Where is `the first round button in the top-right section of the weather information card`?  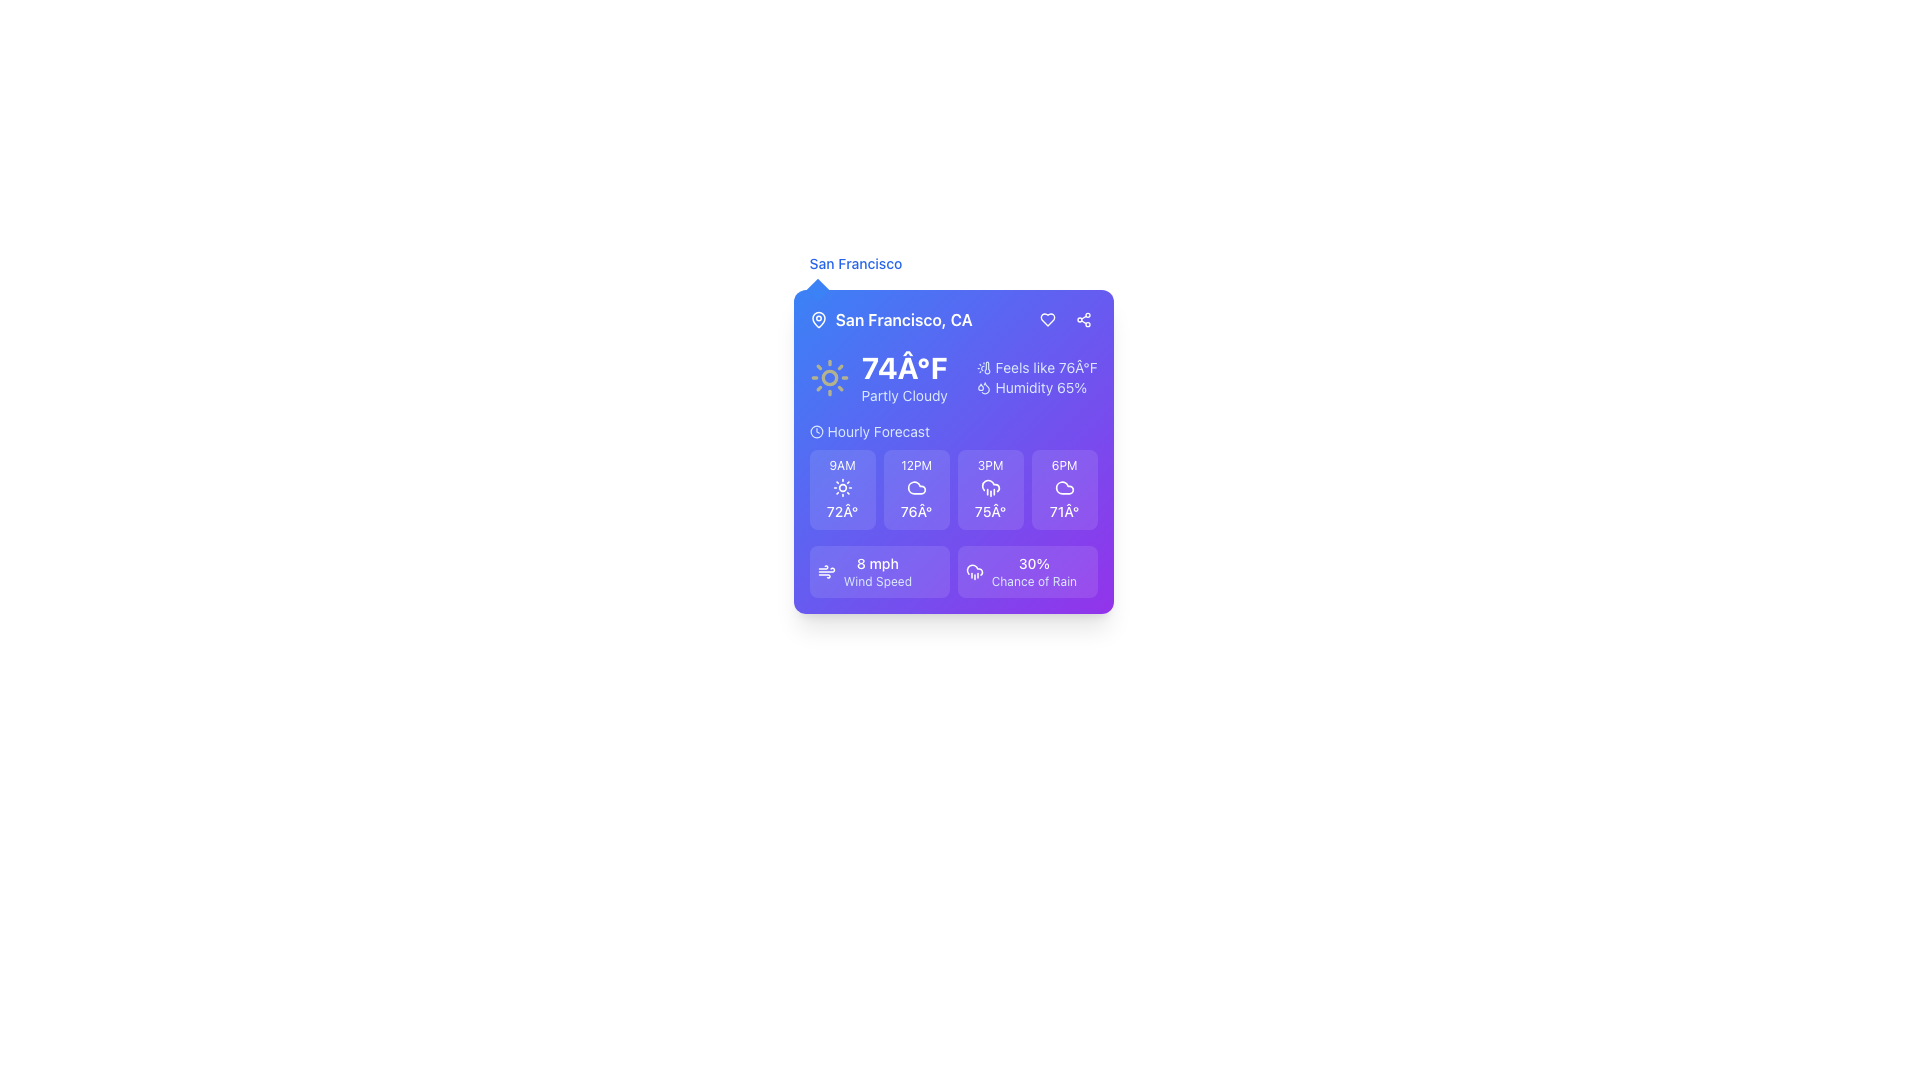
the first round button in the top-right section of the weather information card is located at coordinates (1046, 319).